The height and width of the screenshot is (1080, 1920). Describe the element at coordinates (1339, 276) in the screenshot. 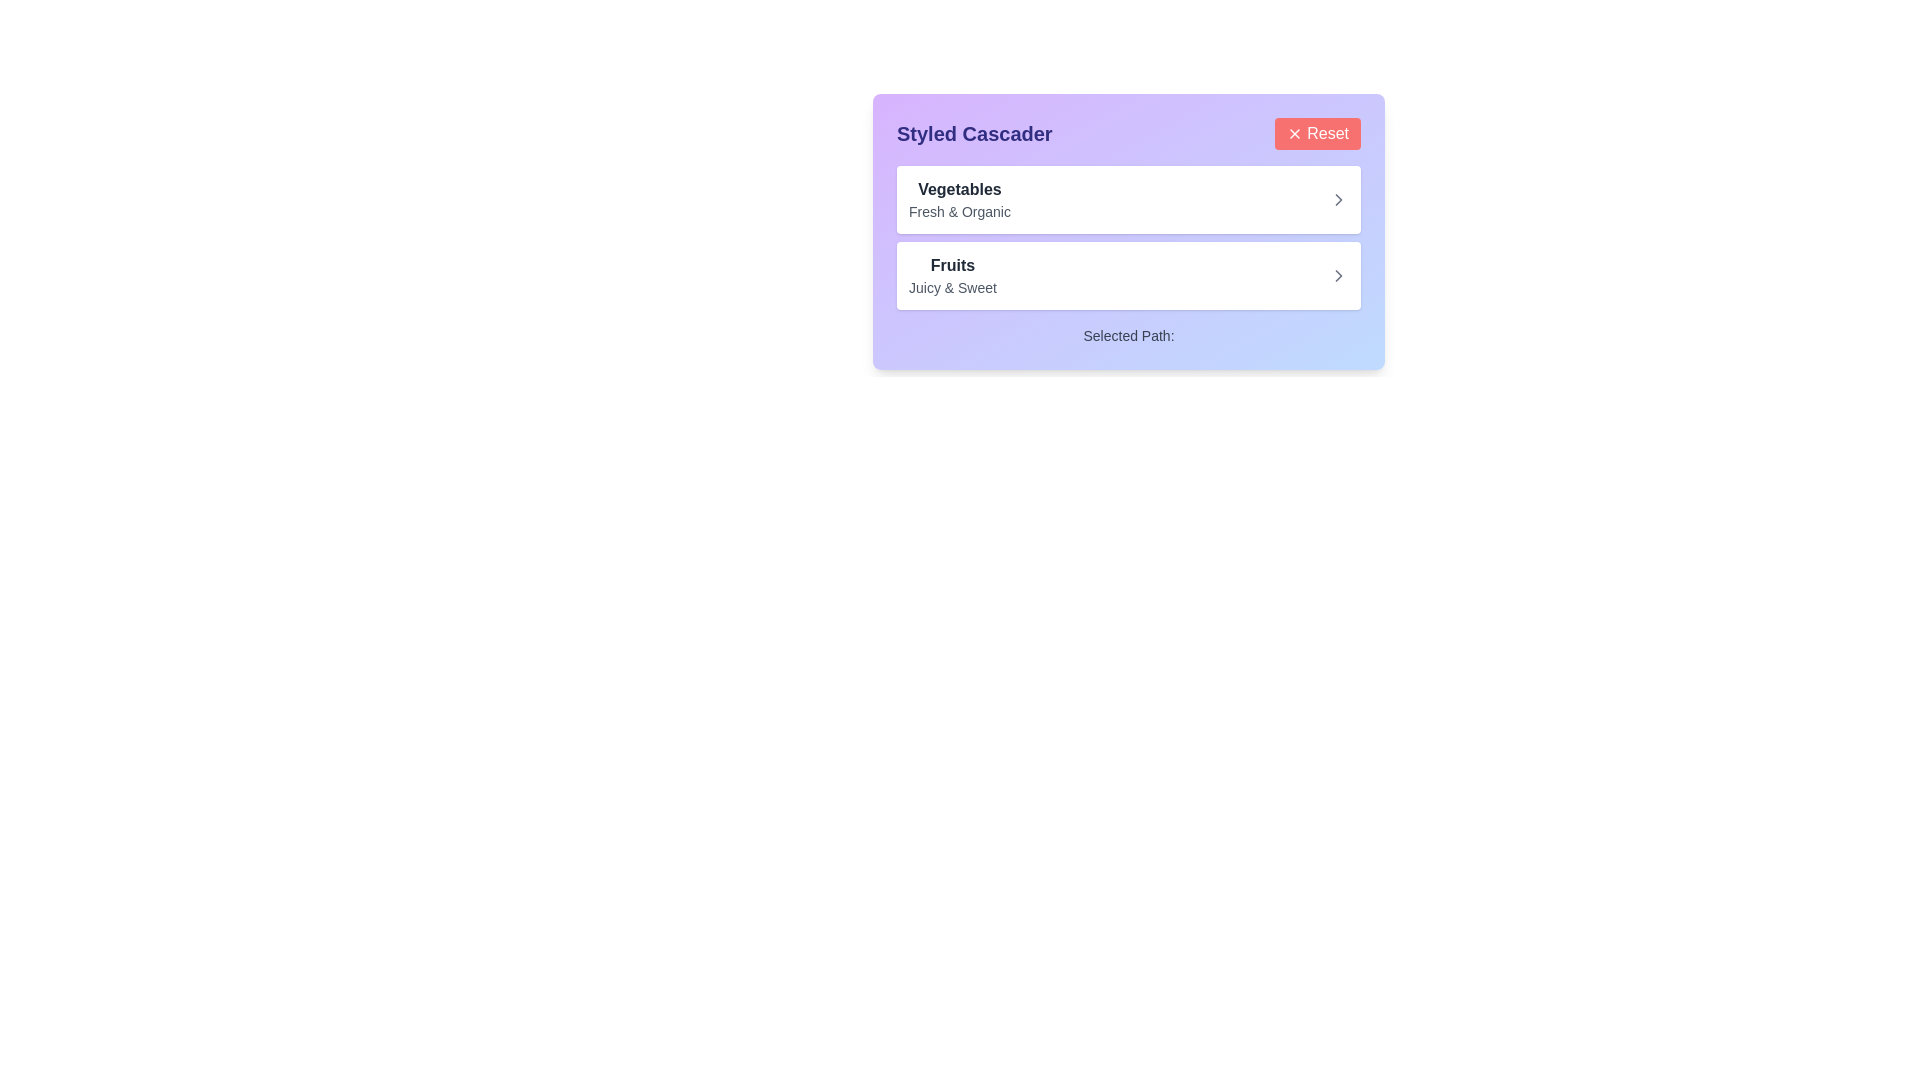

I see `the chevron icon located on the right edge of the 'Fruits' entry` at that location.